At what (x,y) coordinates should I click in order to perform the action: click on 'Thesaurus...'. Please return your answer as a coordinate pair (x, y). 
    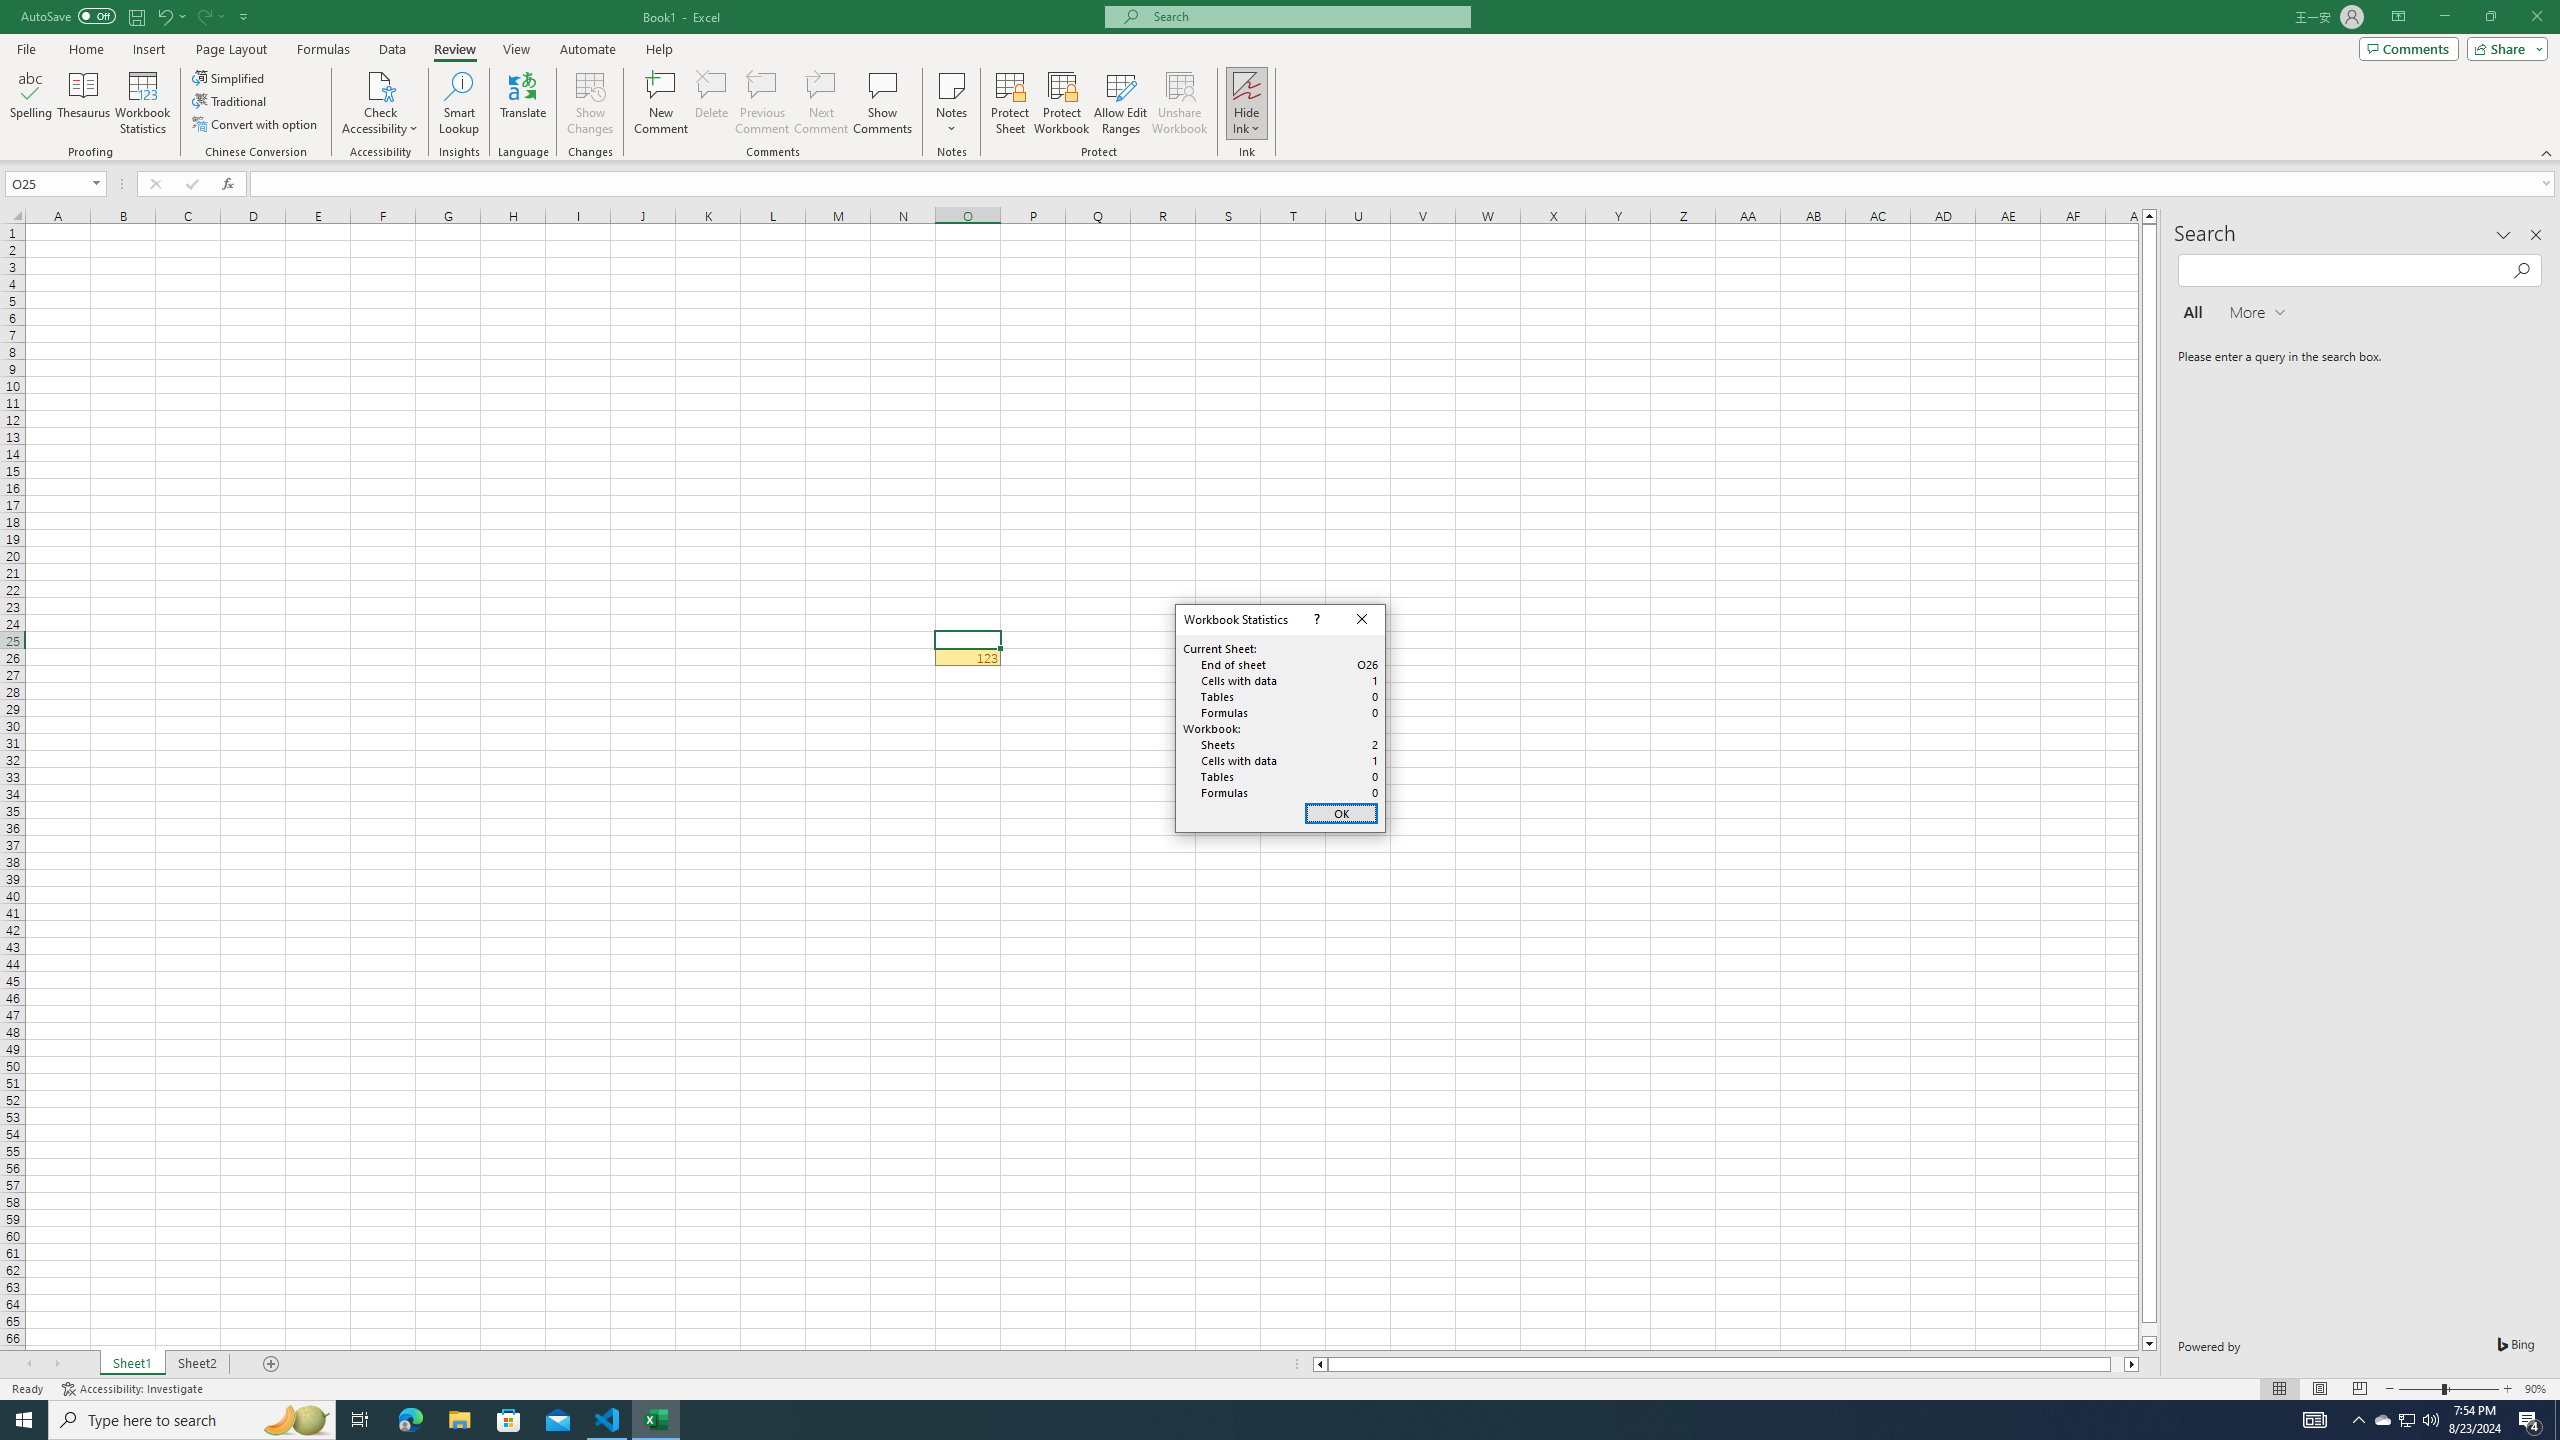
    Looking at the image, I should click on (82, 103).